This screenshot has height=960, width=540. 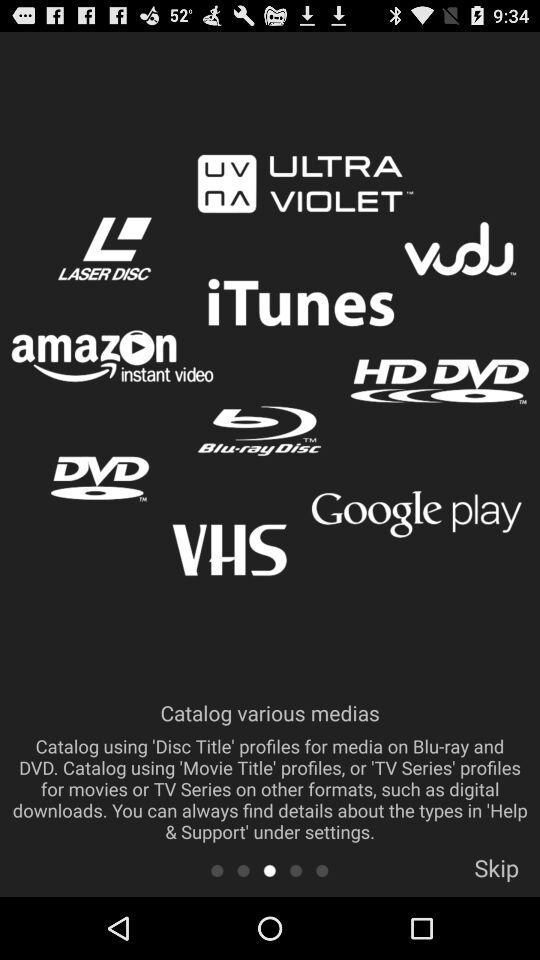 What do you see at coordinates (295, 869) in the screenshot?
I see `back` at bounding box center [295, 869].